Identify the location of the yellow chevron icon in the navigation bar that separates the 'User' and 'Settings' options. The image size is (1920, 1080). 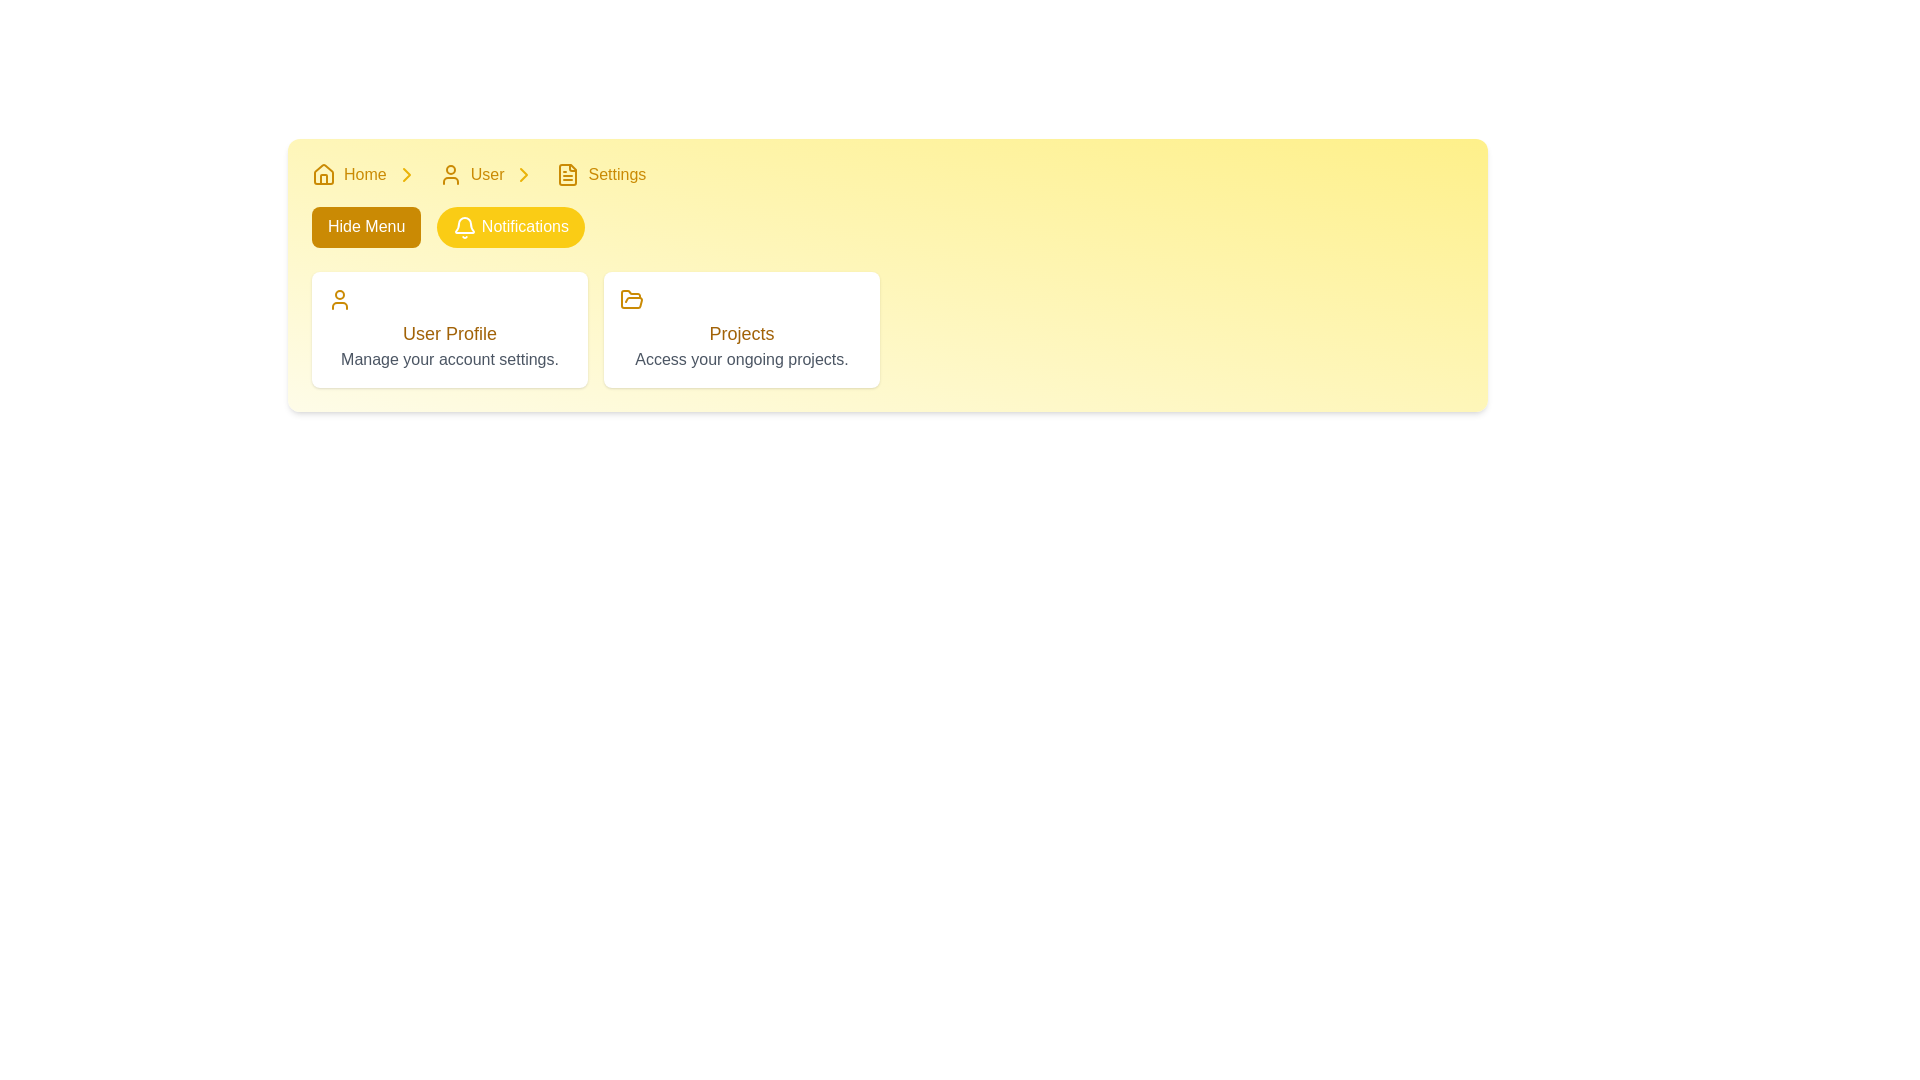
(405, 173).